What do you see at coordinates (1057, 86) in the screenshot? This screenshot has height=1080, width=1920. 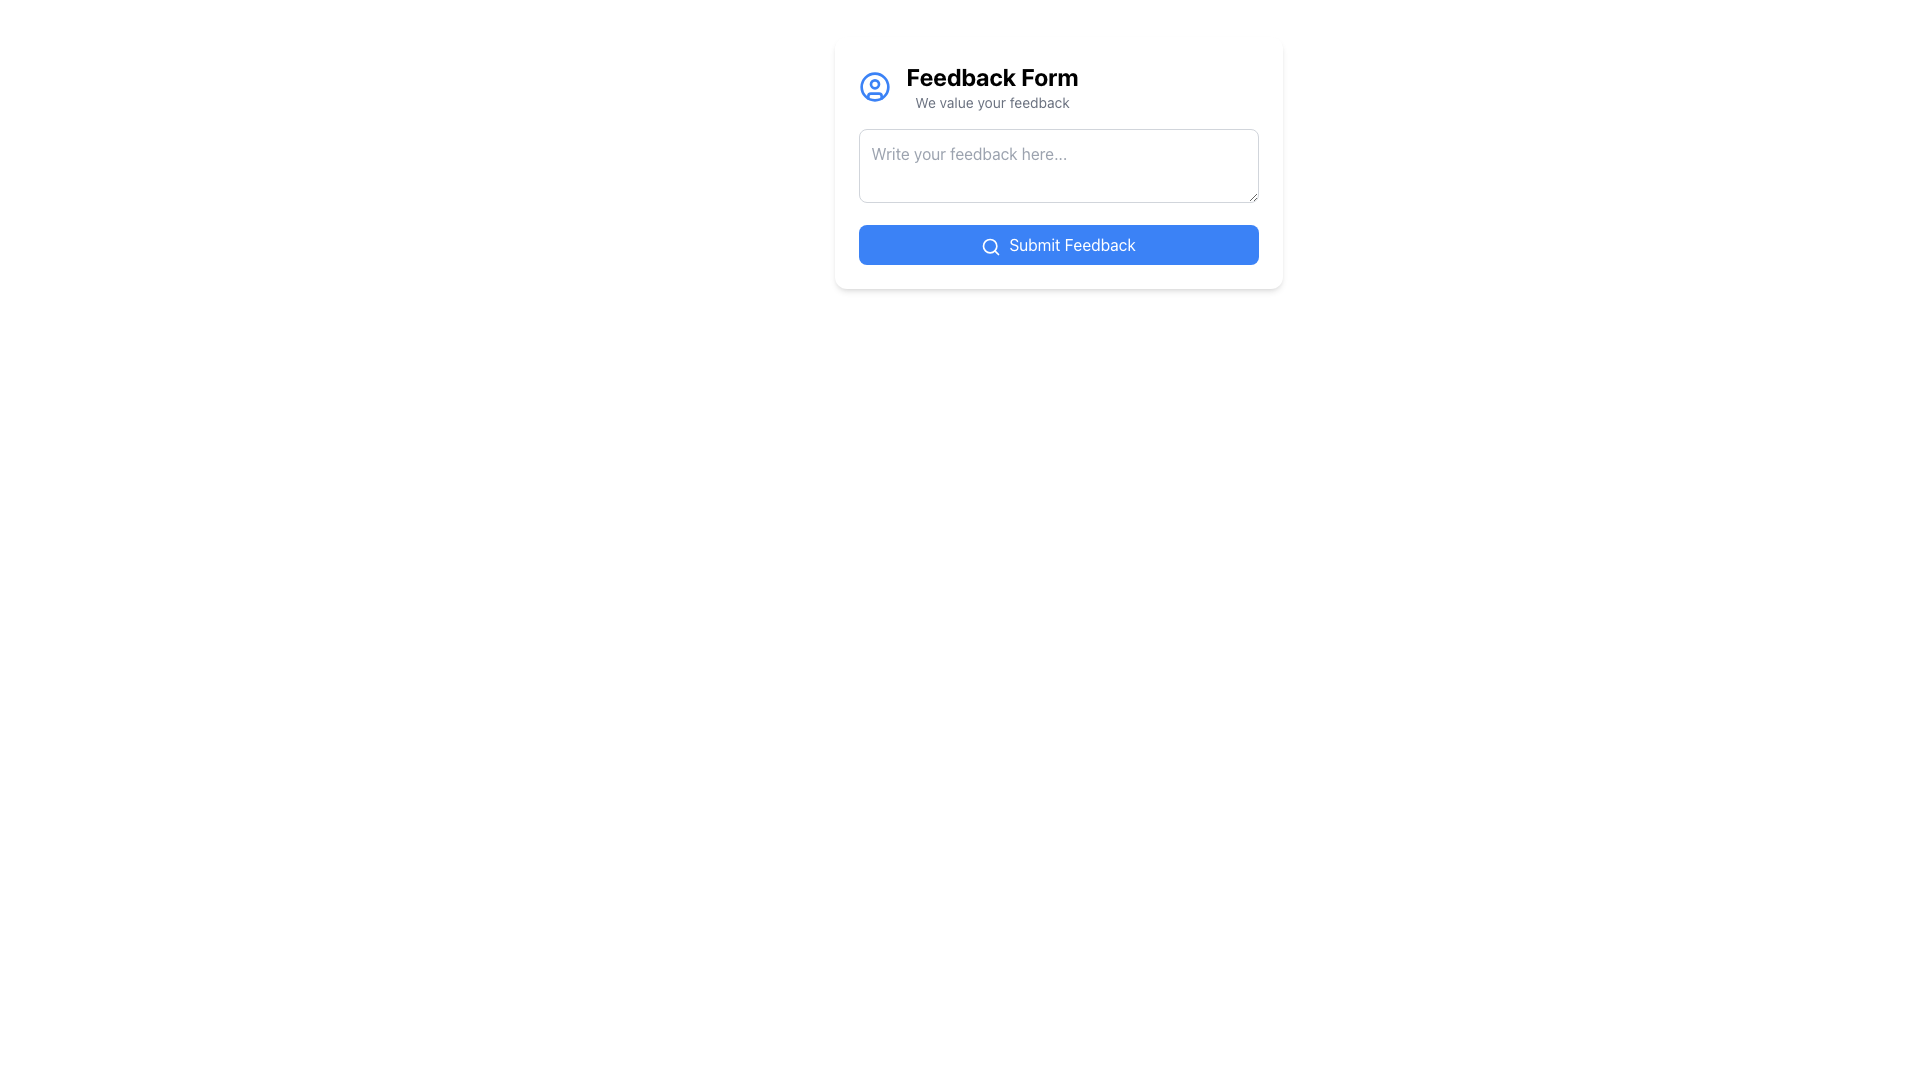 I see `the Text with icon header that consists of a blue user profile icon and the text 'Feedback Form' followed by 'We value your feedback'` at bounding box center [1057, 86].